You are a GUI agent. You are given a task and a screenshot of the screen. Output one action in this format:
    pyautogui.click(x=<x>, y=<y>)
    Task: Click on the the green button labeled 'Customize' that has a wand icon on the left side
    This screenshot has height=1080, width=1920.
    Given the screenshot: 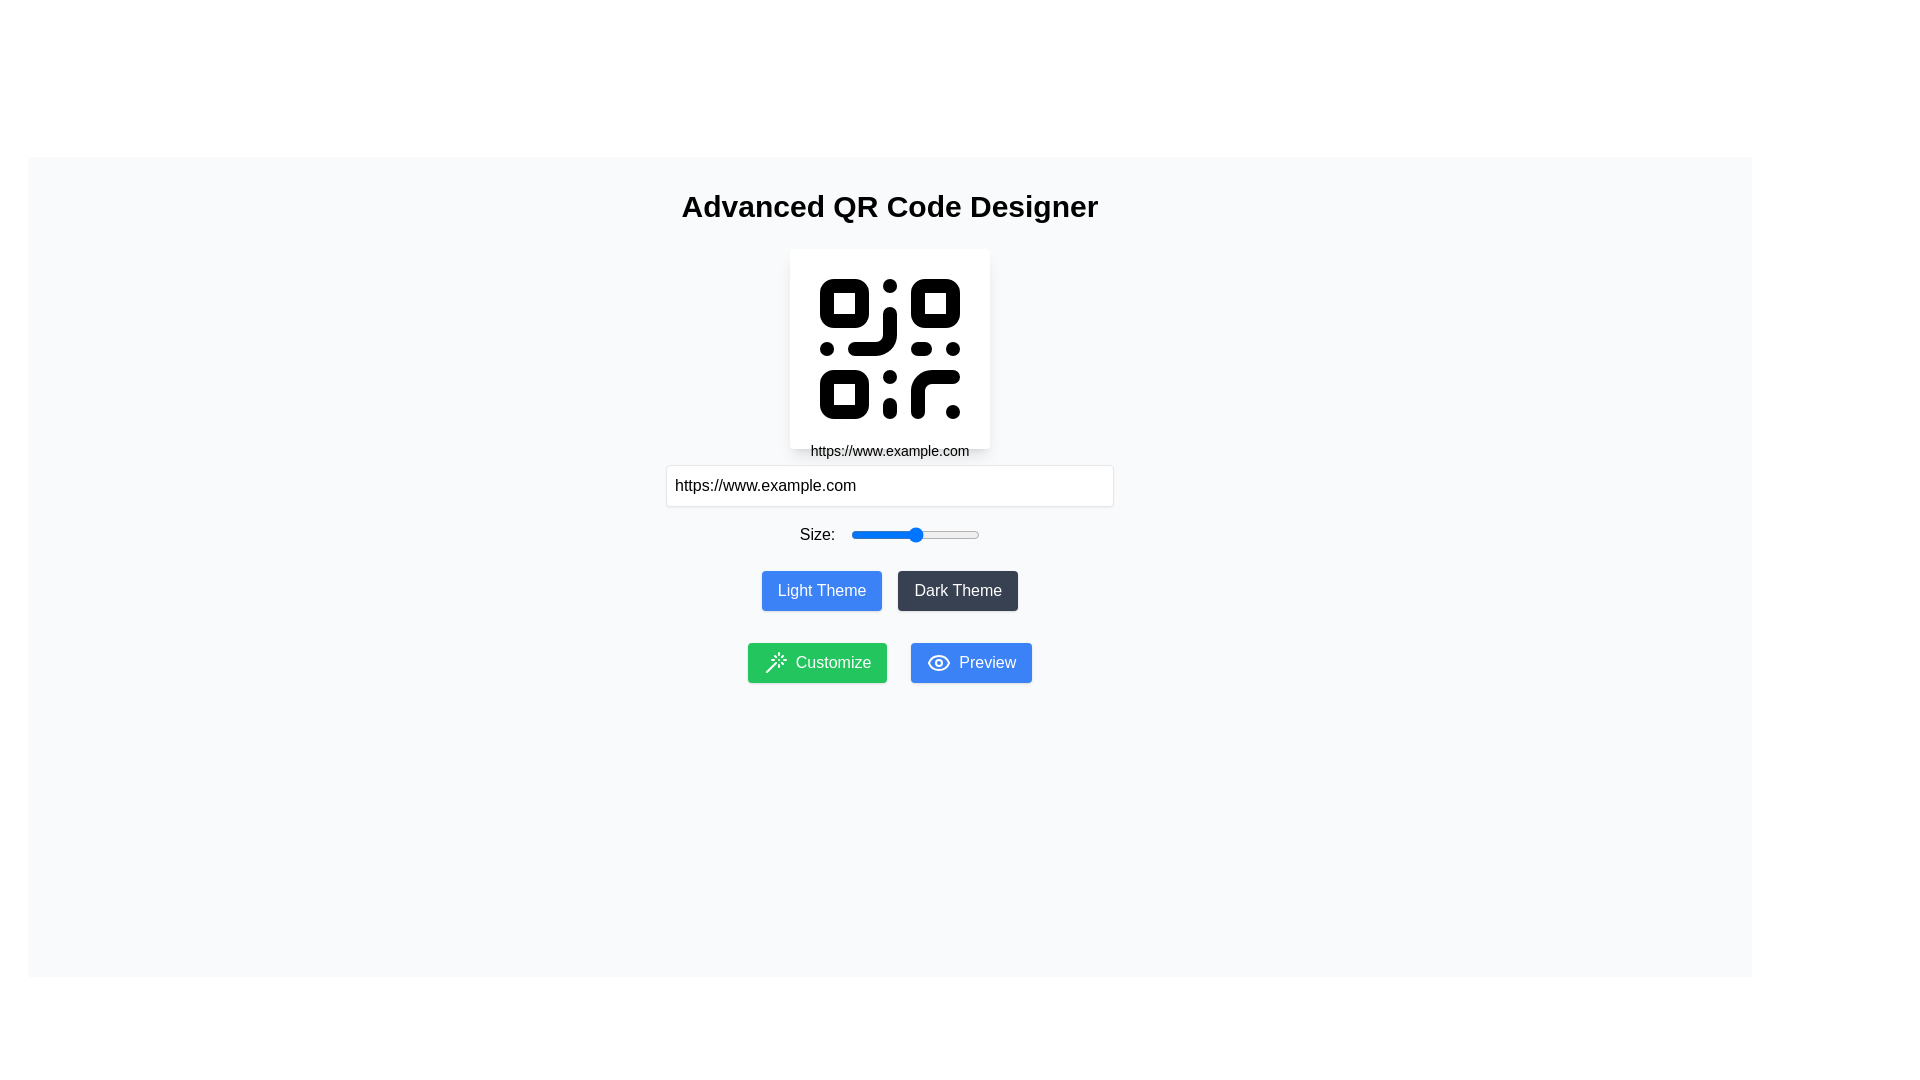 What is the action you would take?
    pyautogui.click(x=774, y=663)
    